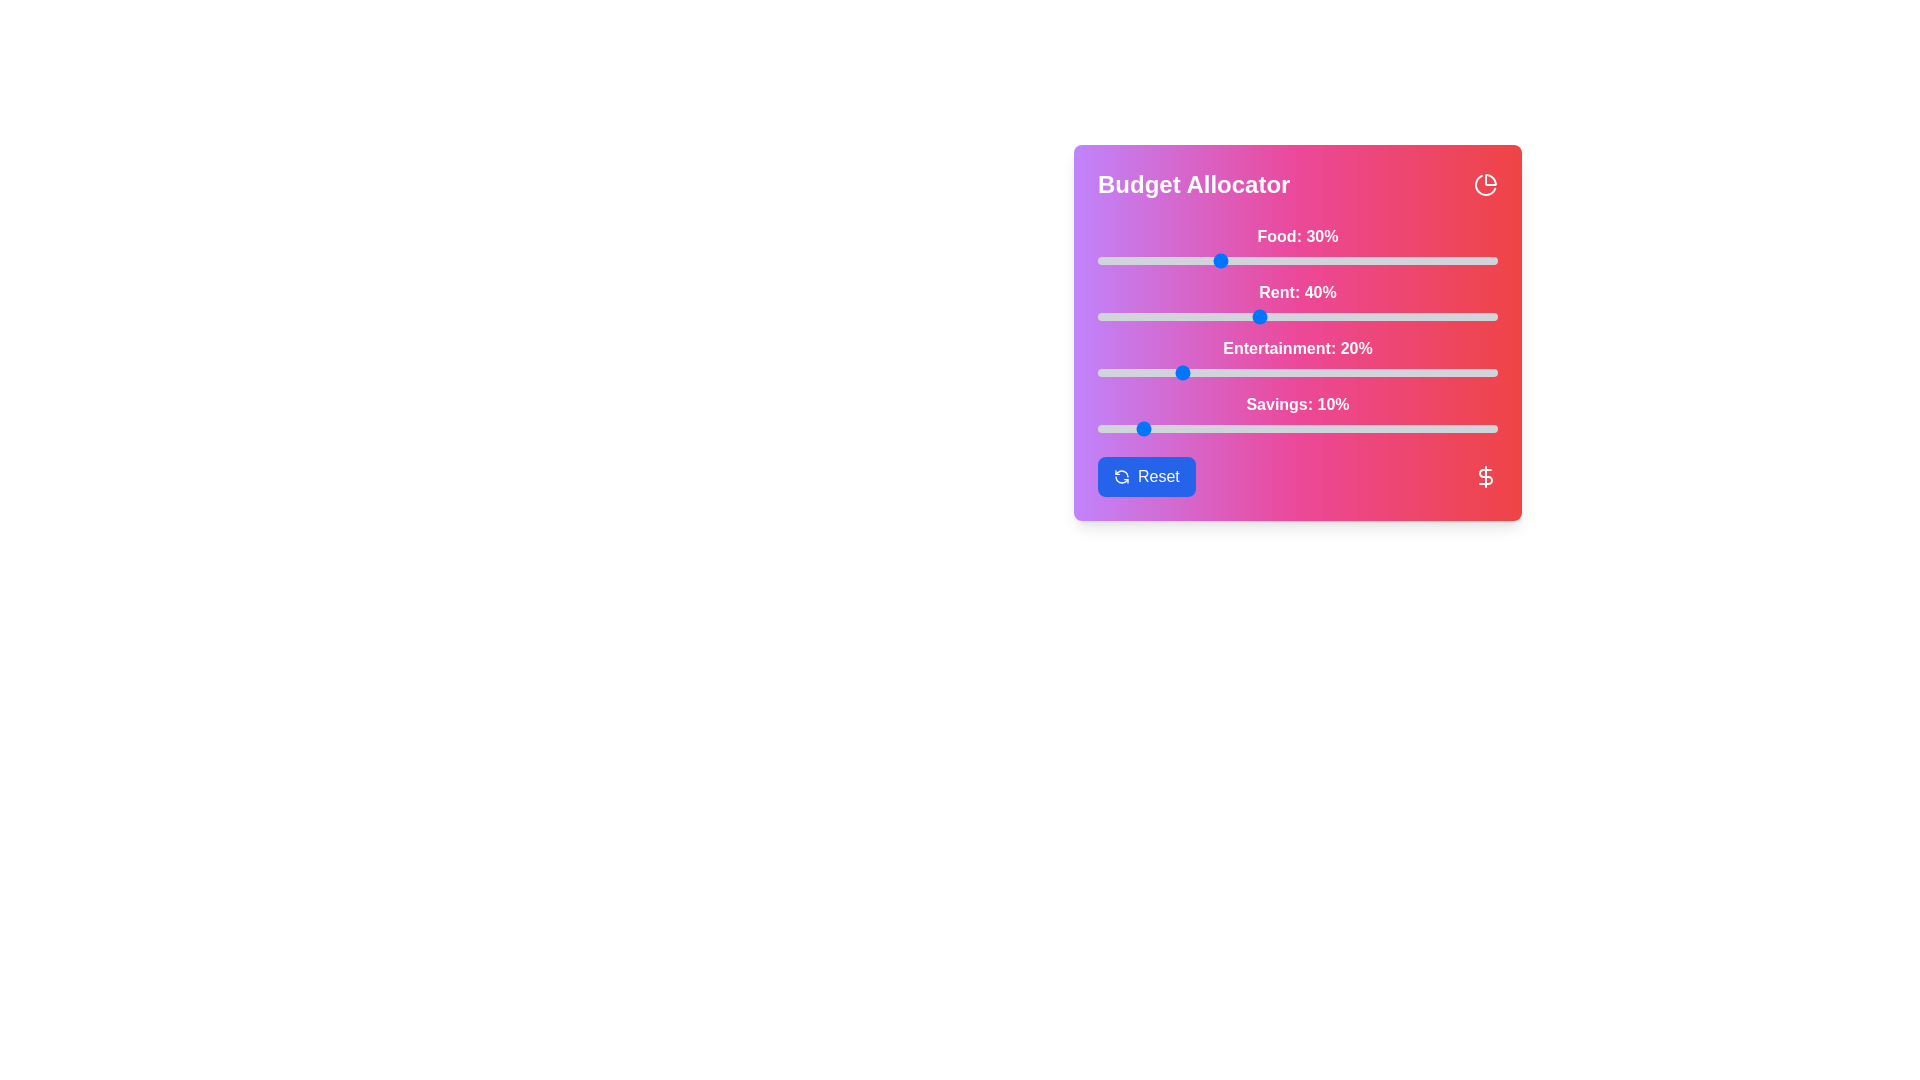 The image size is (1920, 1080). What do you see at coordinates (1297, 315) in the screenshot?
I see `the rent slider` at bounding box center [1297, 315].